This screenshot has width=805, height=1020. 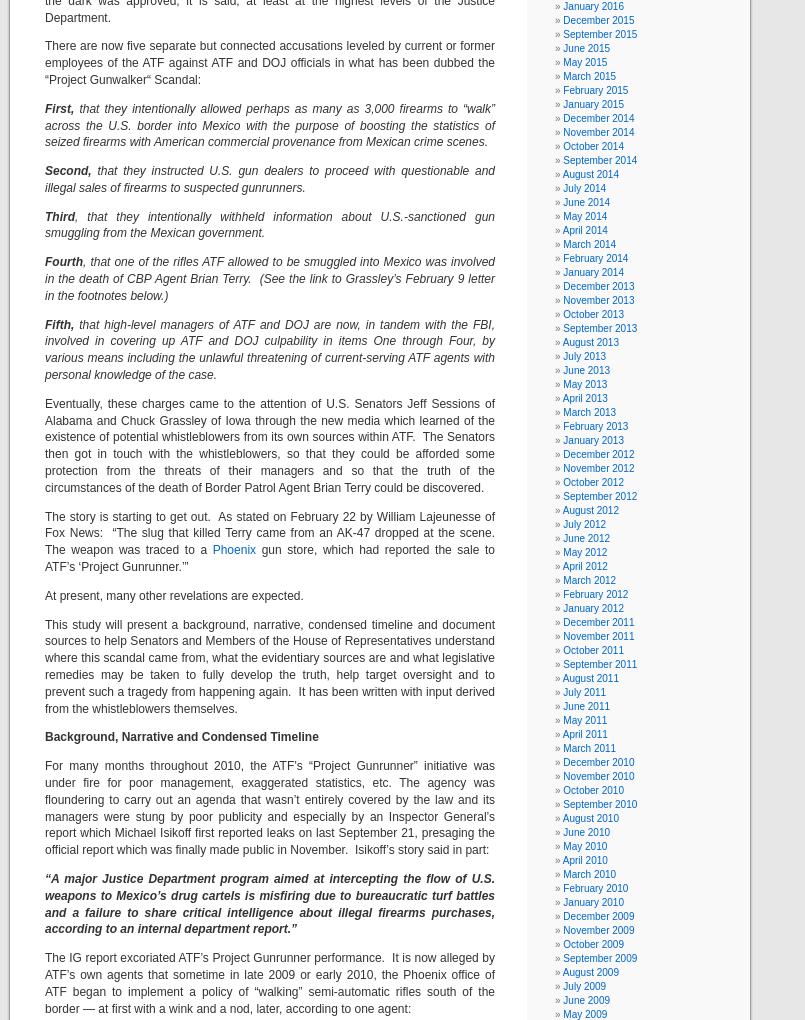 I want to click on 'that high-level managers of ATF and DOJ are now, in tandem with the FBI,  involved in covering up ATF and DOJ culpability in items One through  Four, by various means including the unlawful threatening of  current-serving ATF agents with personal knowledge of the case.', so click(x=269, y=348).